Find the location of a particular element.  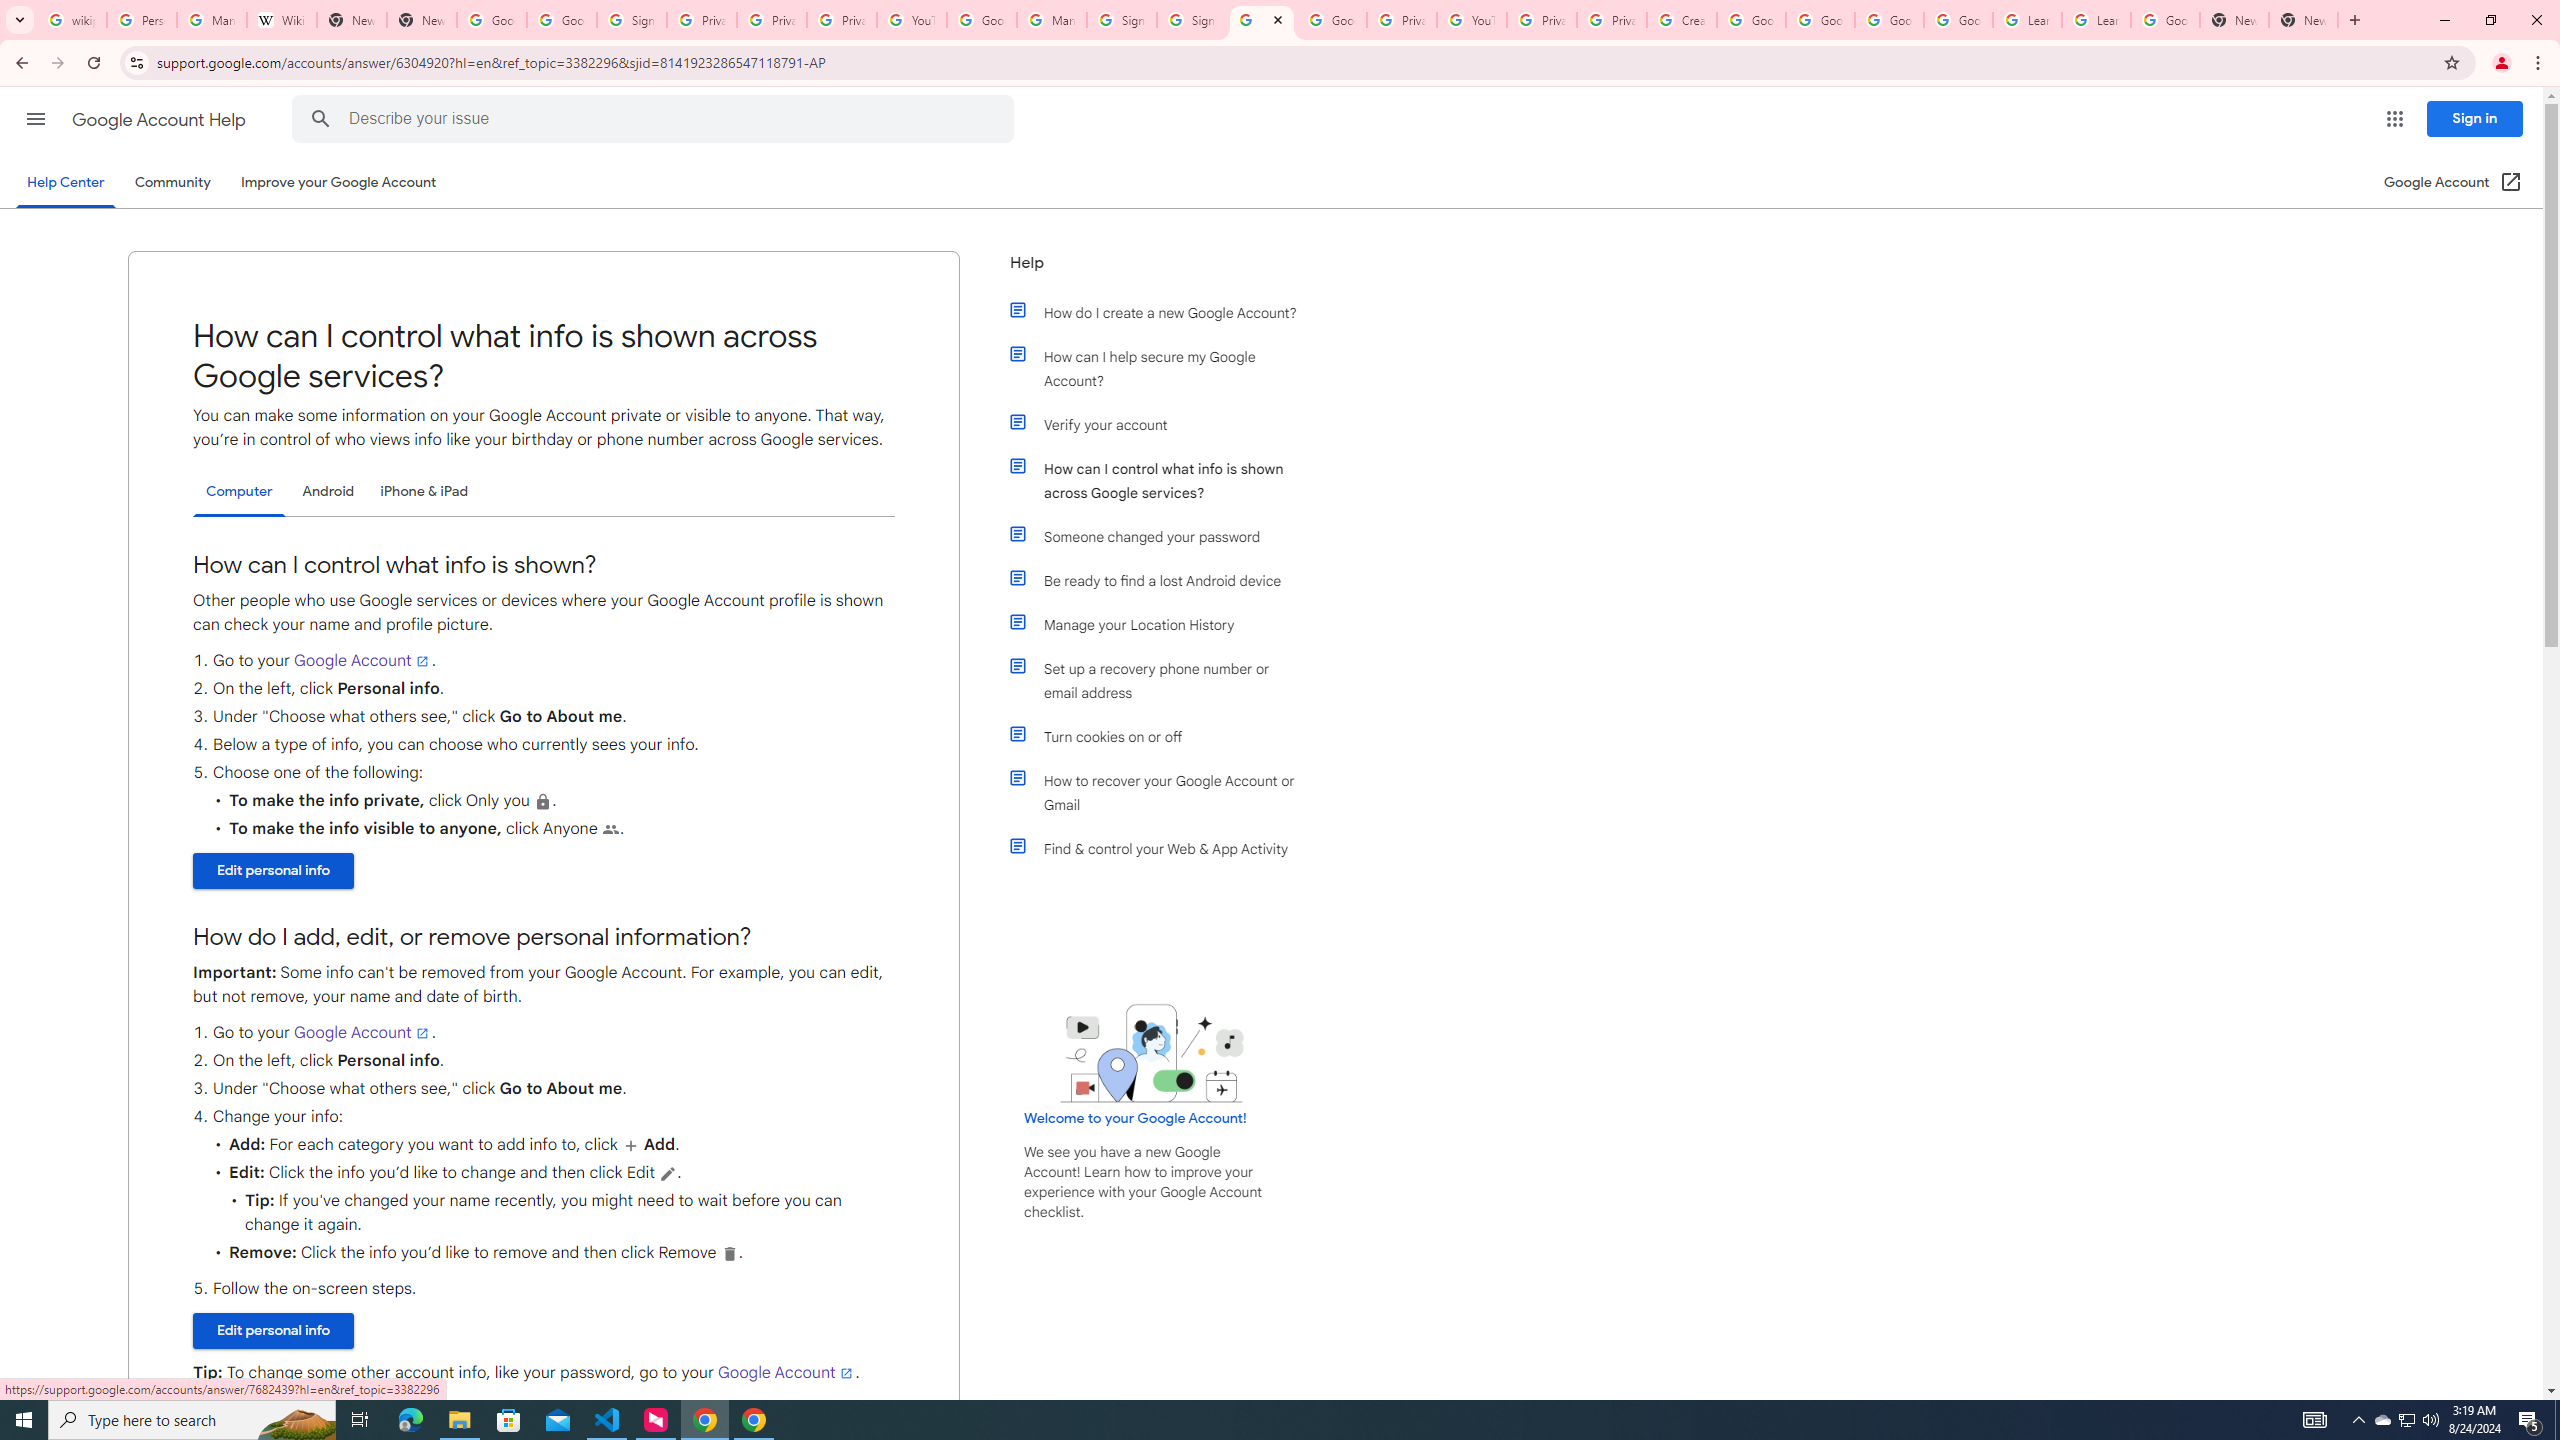

'Wikipedia:Edit requests - Wikipedia' is located at coordinates (281, 19).